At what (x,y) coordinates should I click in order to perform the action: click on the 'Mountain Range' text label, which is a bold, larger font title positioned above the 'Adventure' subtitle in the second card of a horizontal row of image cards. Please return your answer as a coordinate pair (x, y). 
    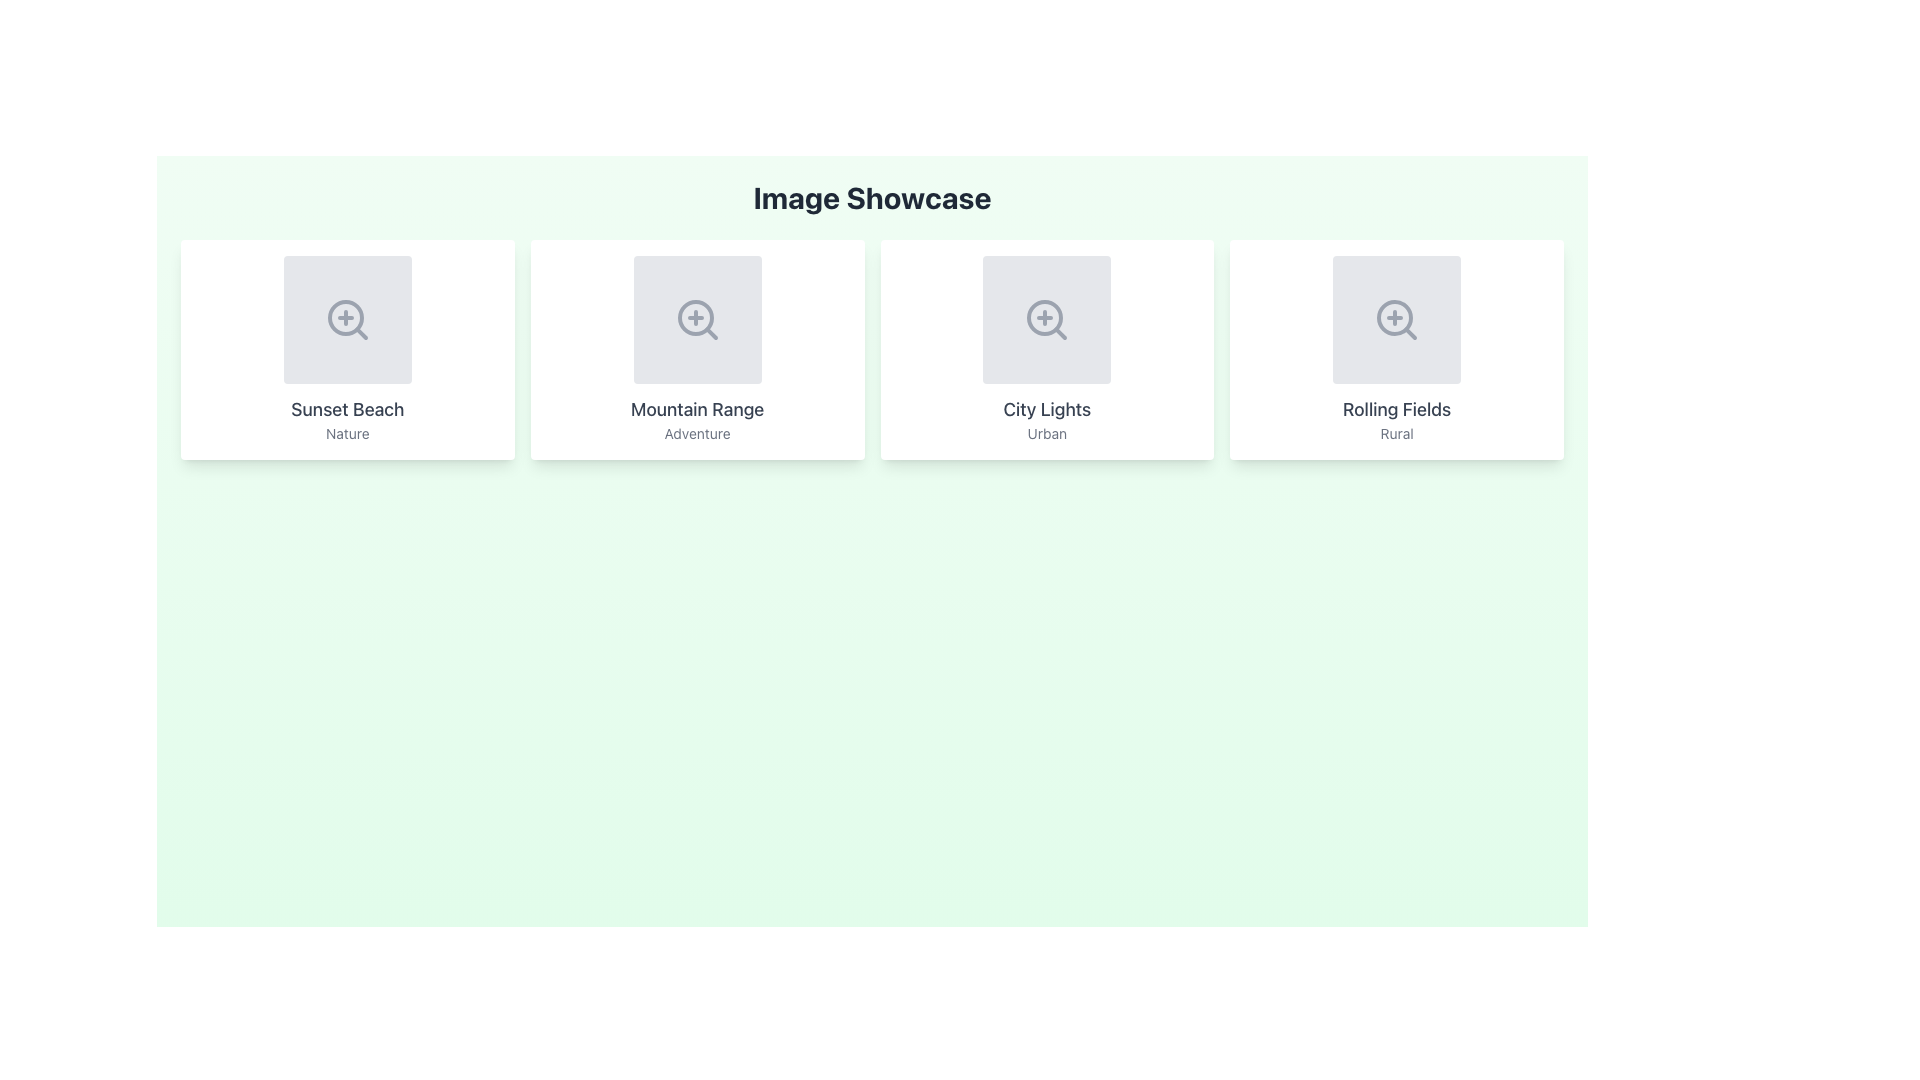
    Looking at the image, I should click on (697, 408).